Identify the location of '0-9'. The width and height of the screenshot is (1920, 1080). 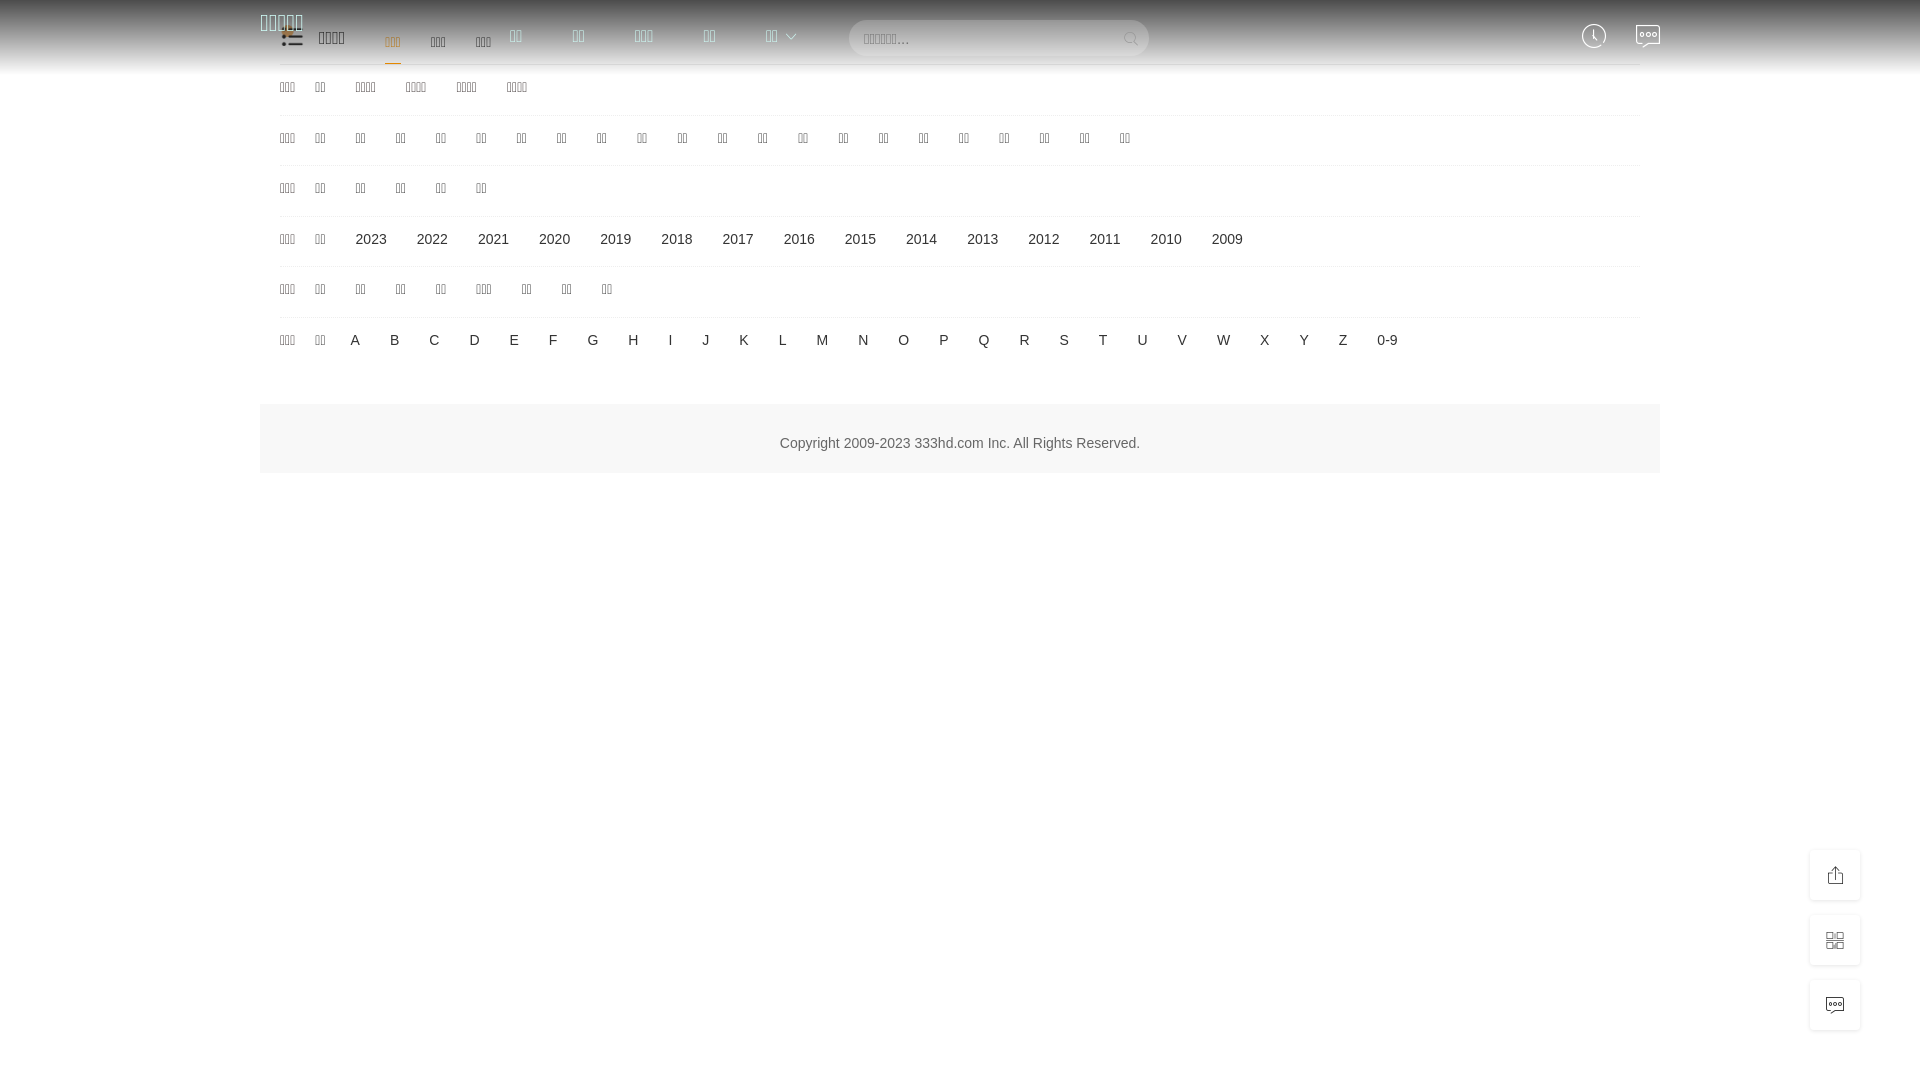
(1386, 339).